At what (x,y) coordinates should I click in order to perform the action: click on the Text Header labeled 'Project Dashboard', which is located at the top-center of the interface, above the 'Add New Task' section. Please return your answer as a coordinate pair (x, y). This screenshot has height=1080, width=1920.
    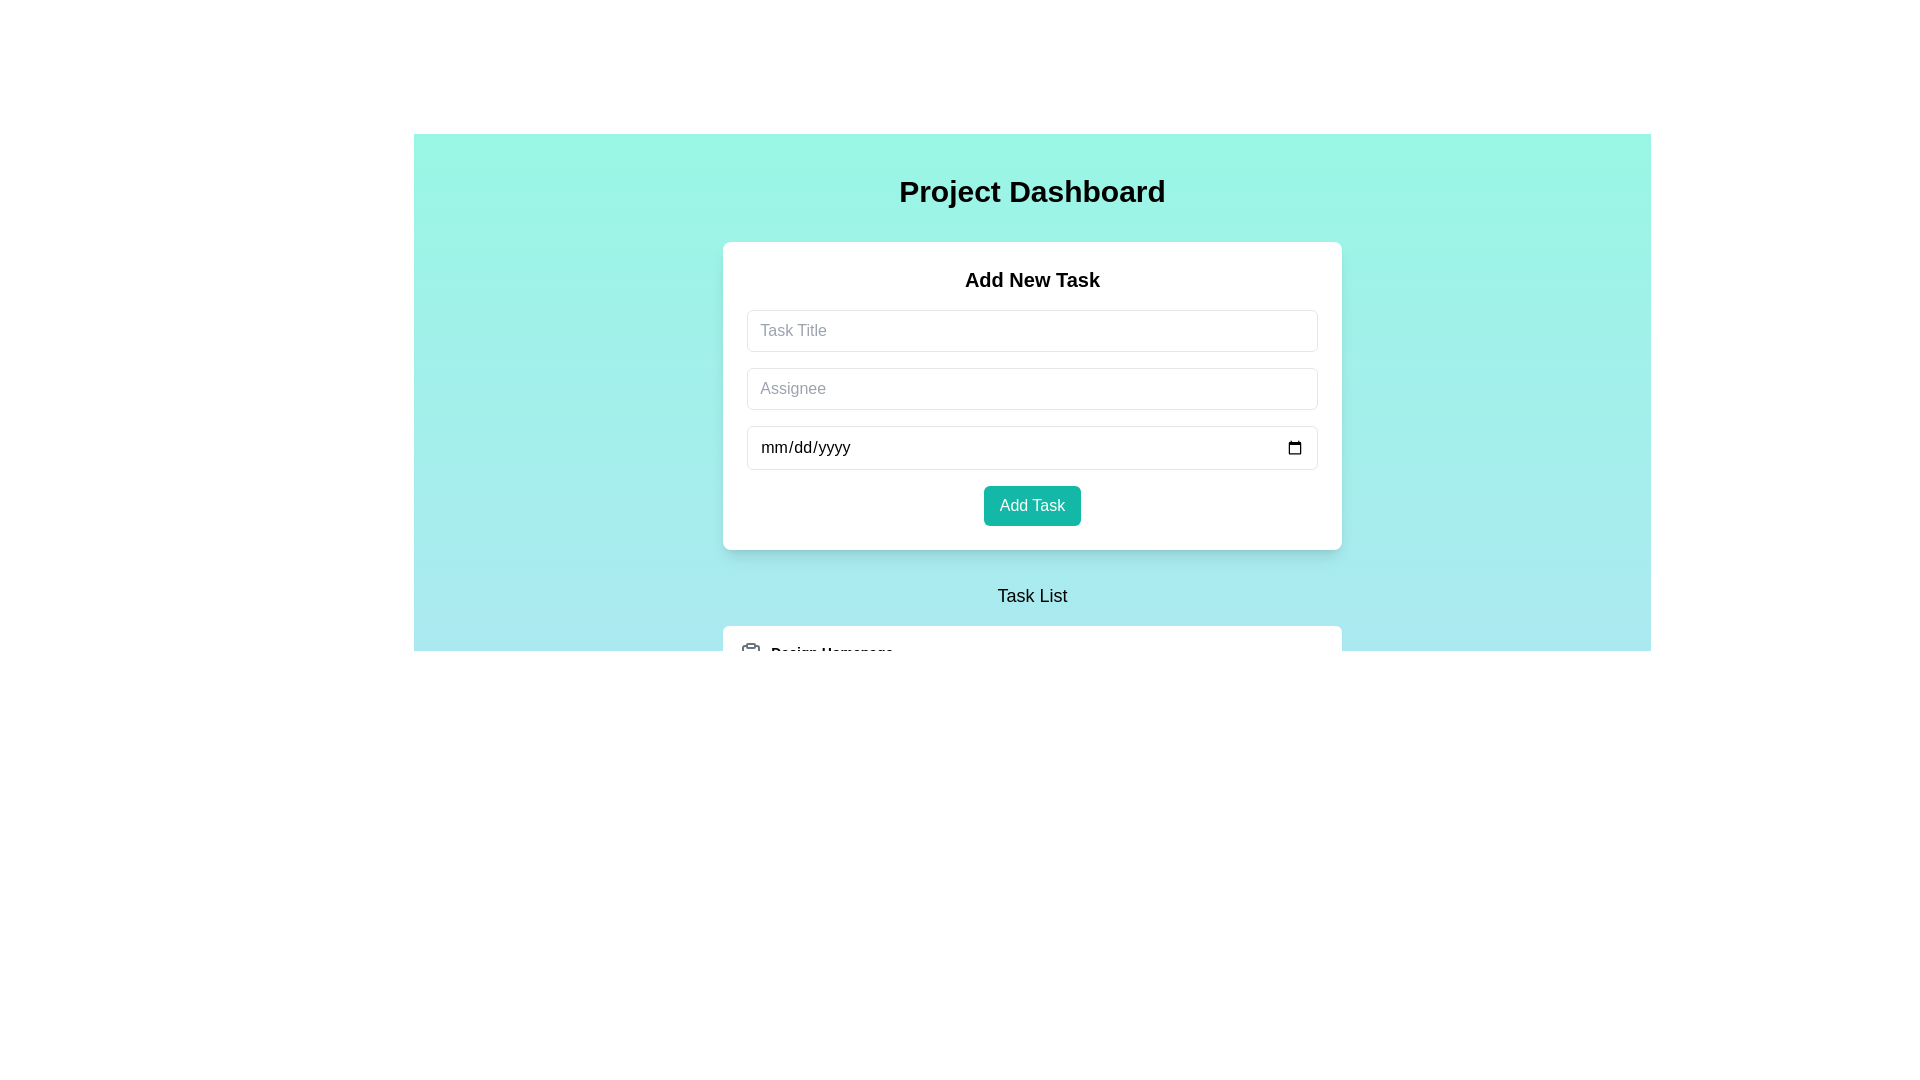
    Looking at the image, I should click on (1032, 192).